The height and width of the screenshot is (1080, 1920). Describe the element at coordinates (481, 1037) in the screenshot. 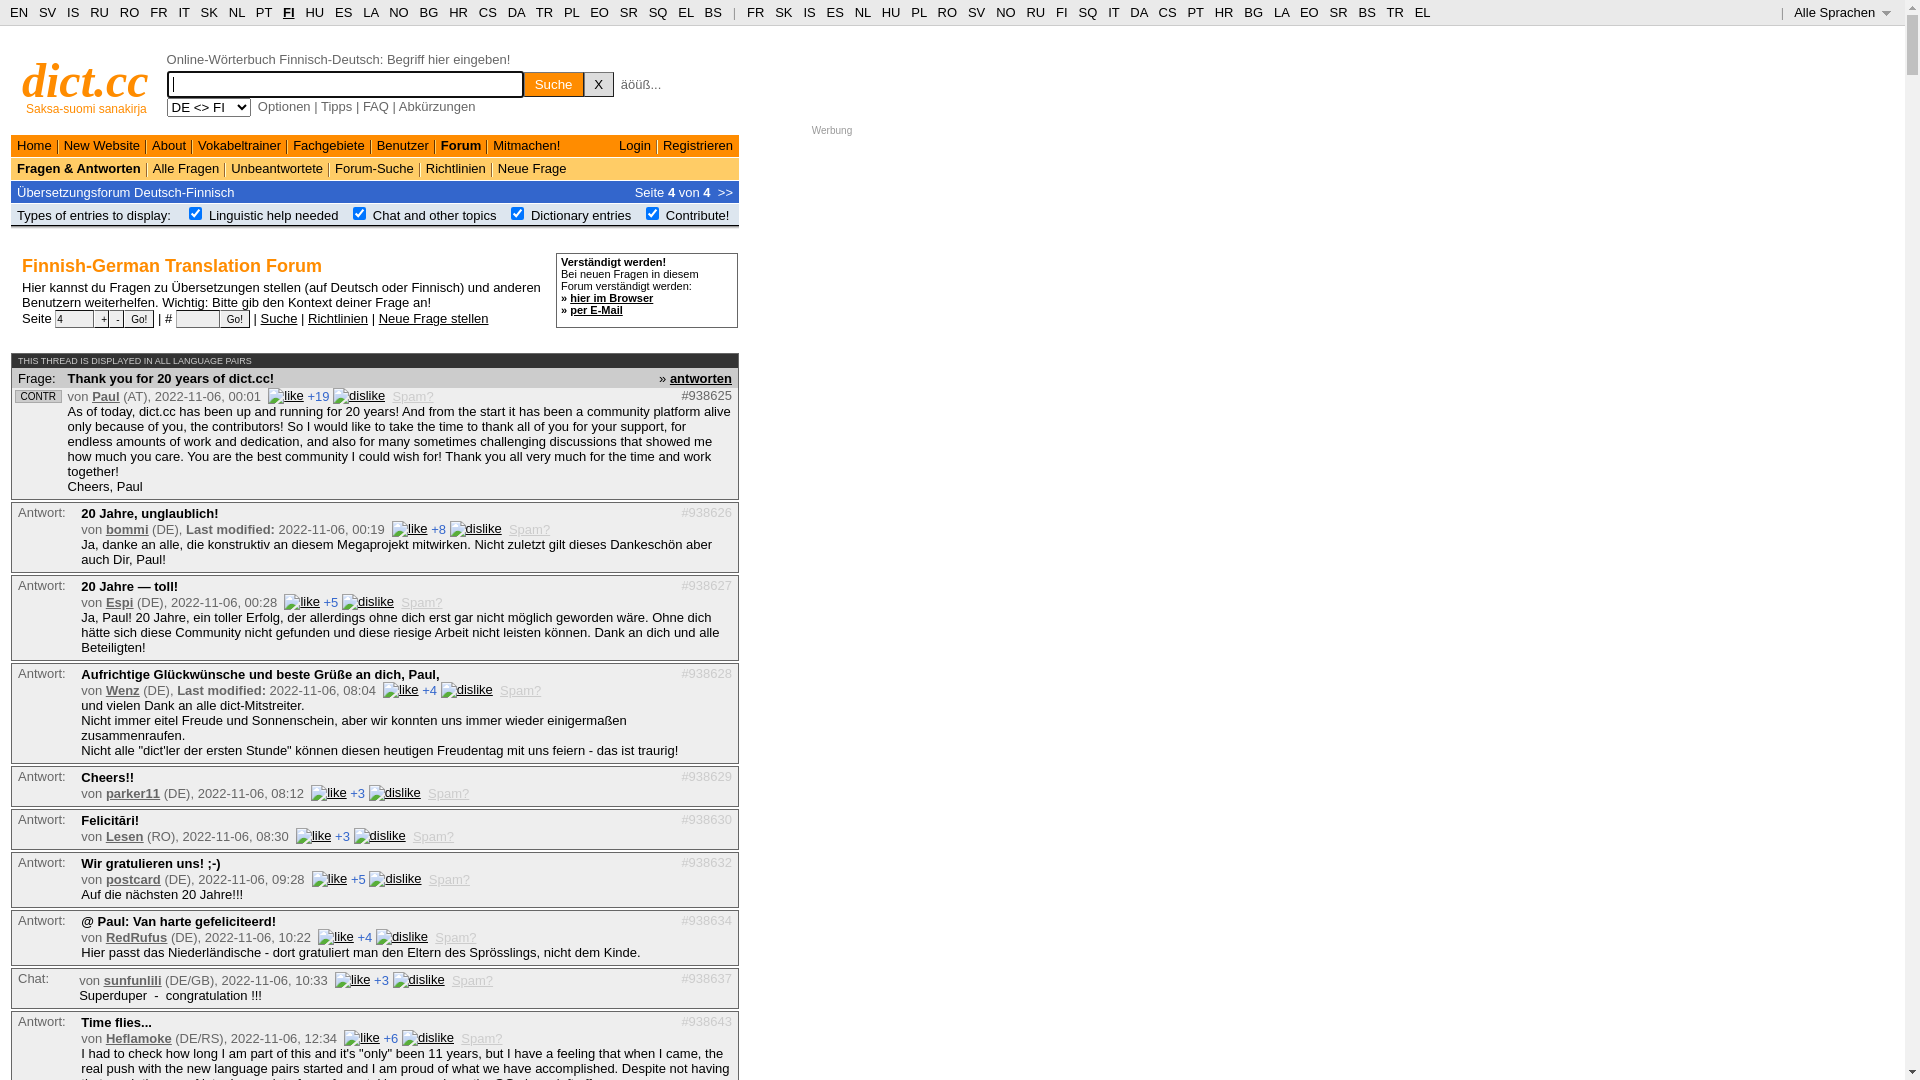

I see `'Spam?'` at that location.